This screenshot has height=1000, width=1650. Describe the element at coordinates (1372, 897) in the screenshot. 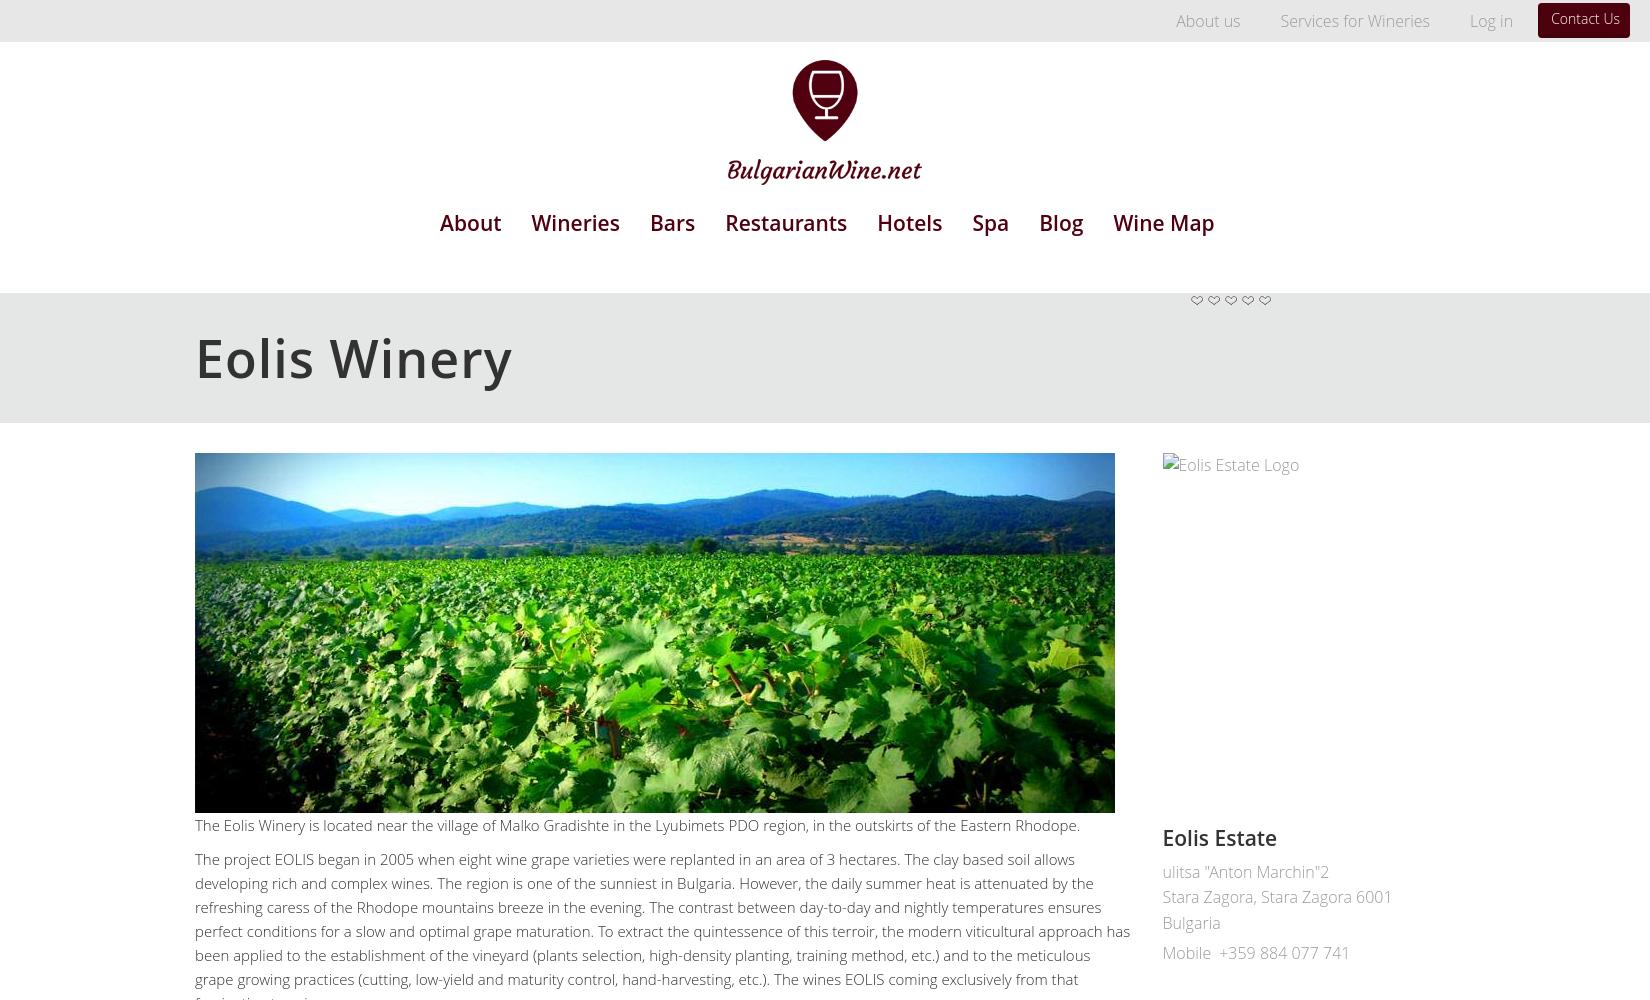

I see `'6001'` at that location.